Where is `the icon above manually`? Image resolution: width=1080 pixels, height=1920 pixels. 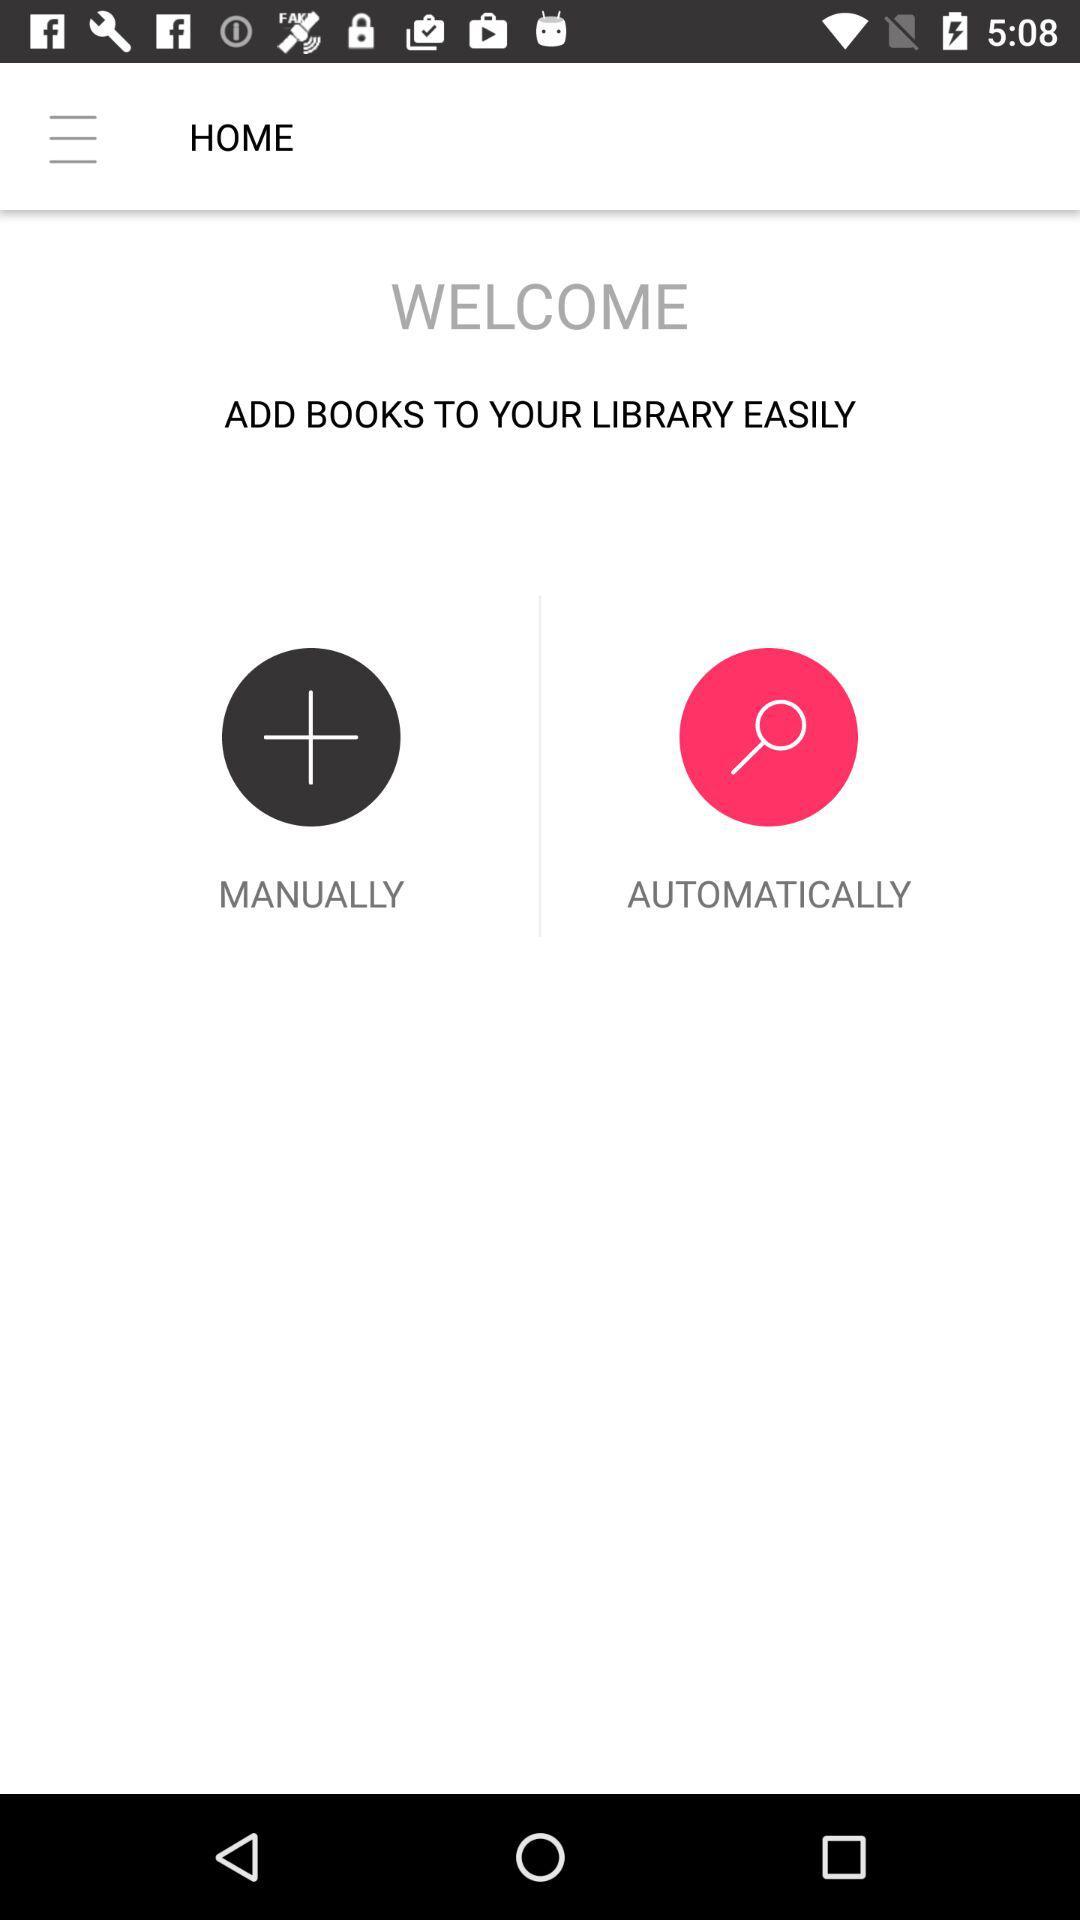
the icon above manually is located at coordinates (72, 135).